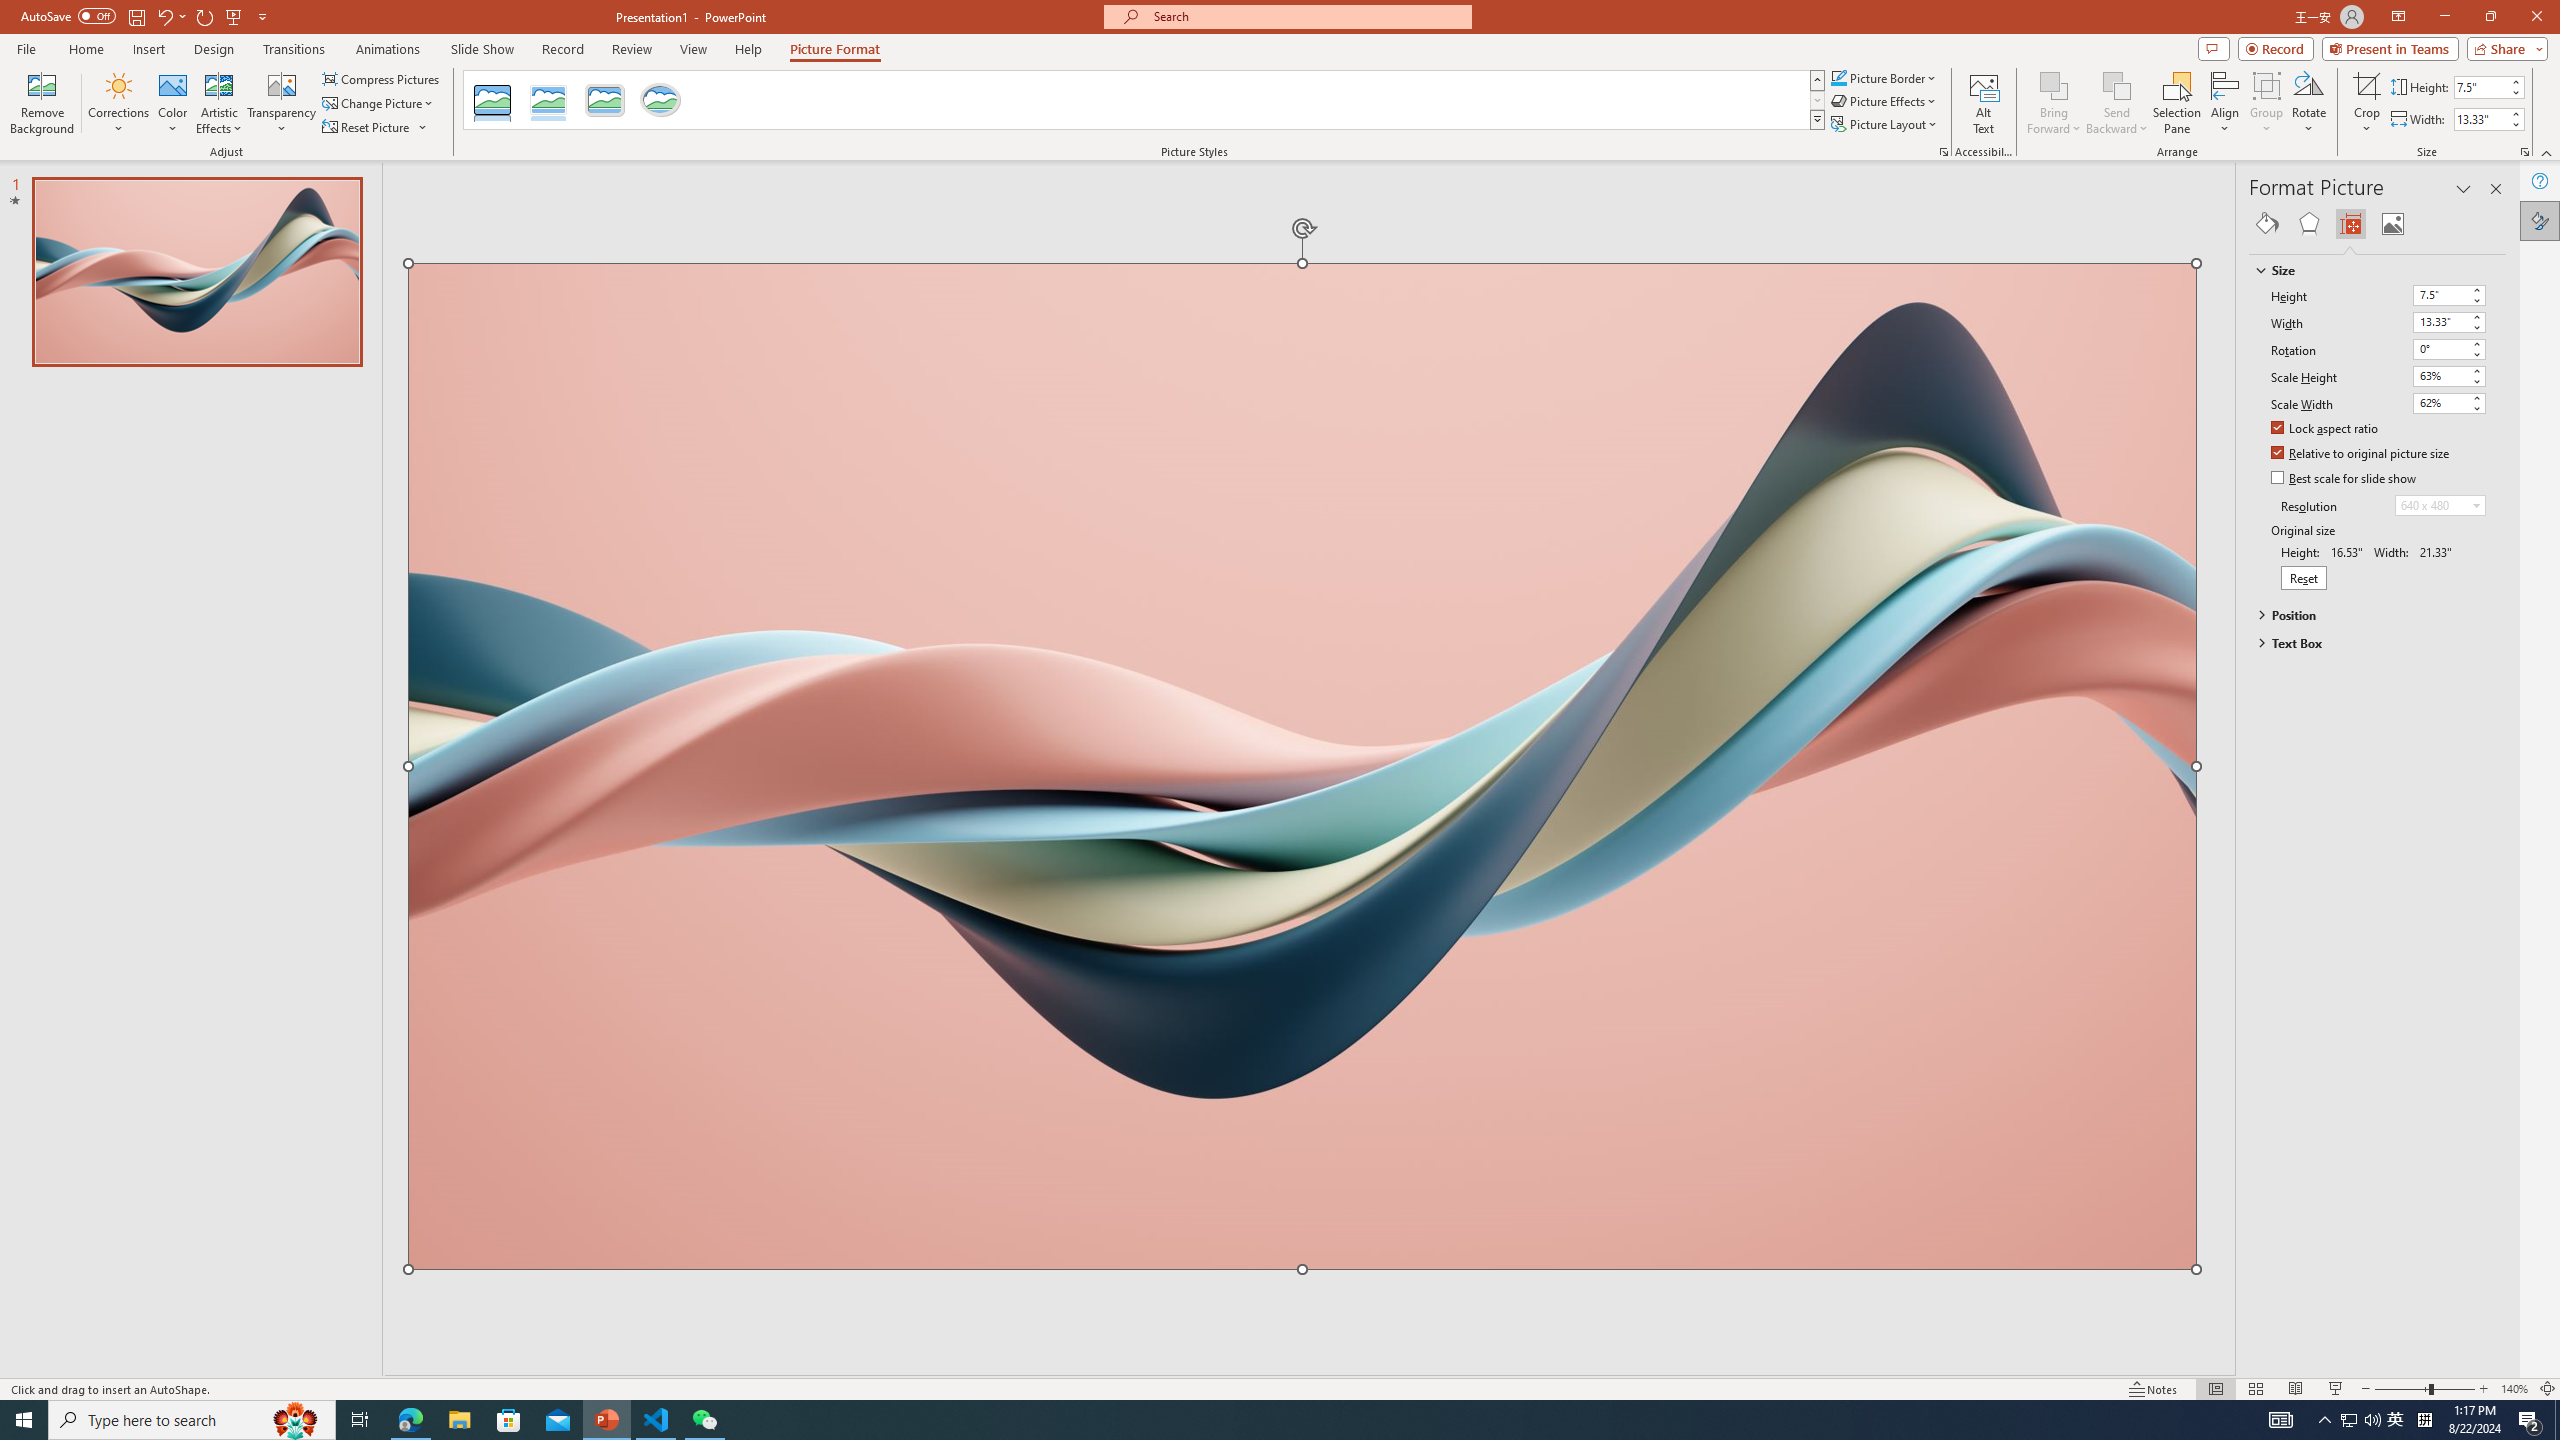 The height and width of the screenshot is (1440, 2560). What do you see at coordinates (2054, 84) in the screenshot?
I see `'Bring Forward'` at bounding box center [2054, 84].